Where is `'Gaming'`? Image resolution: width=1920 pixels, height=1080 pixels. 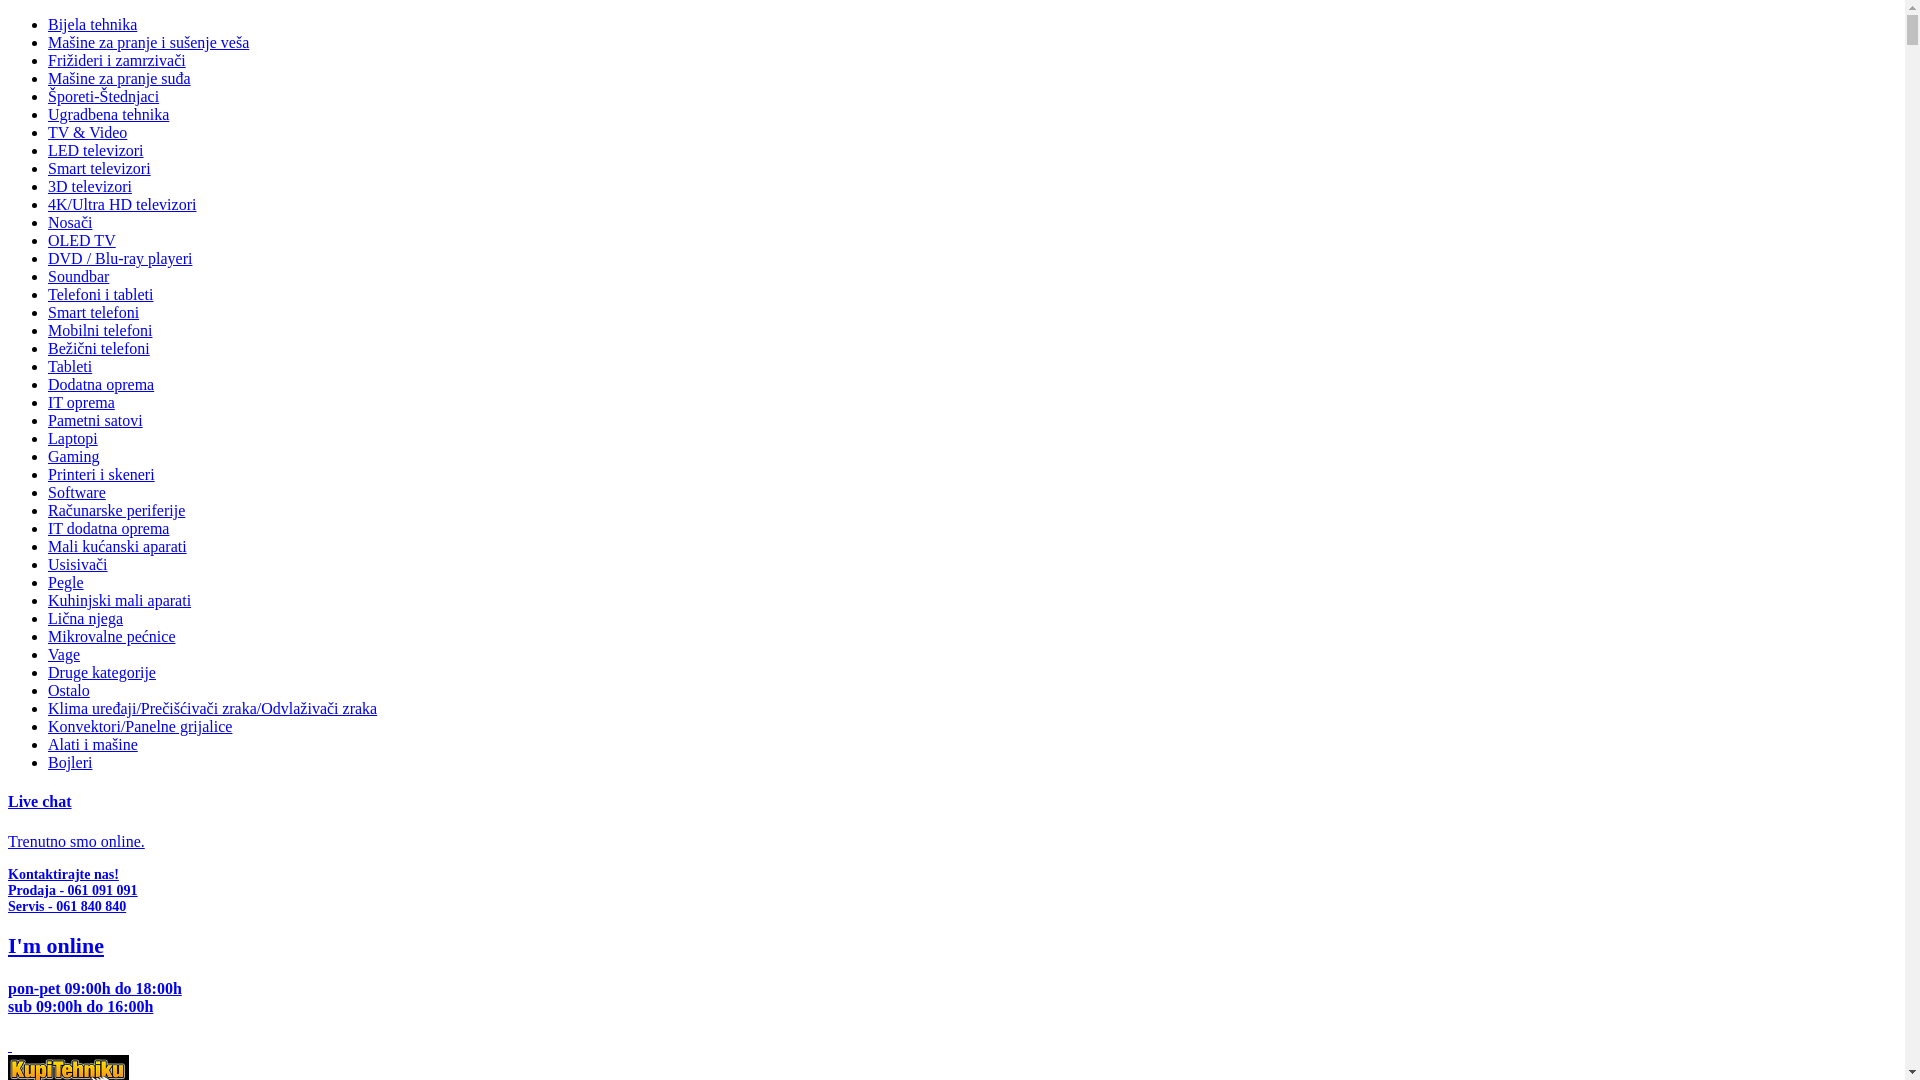 'Gaming' is located at coordinates (73, 456).